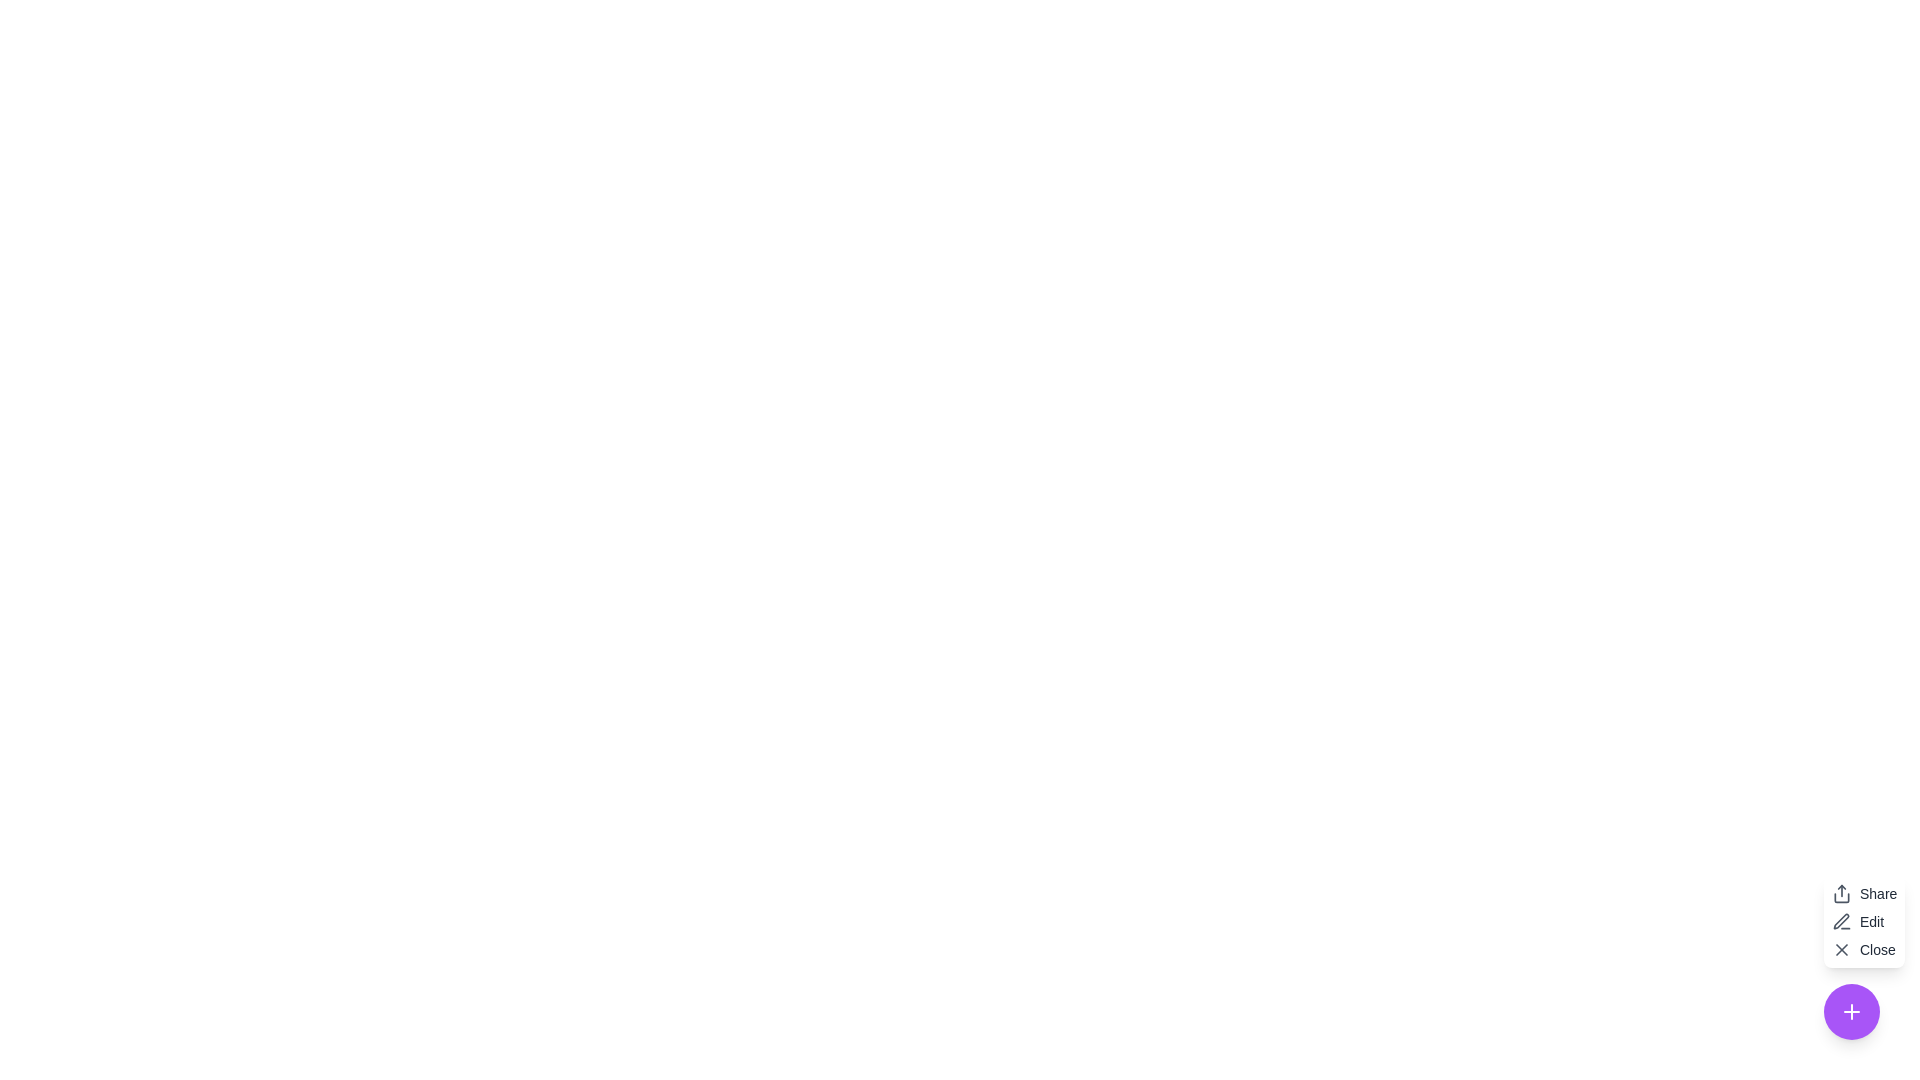 The width and height of the screenshot is (1920, 1080). What do you see at coordinates (1863, 921) in the screenshot?
I see `the second button in the vertical menu` at bounding box center [1863, 921].